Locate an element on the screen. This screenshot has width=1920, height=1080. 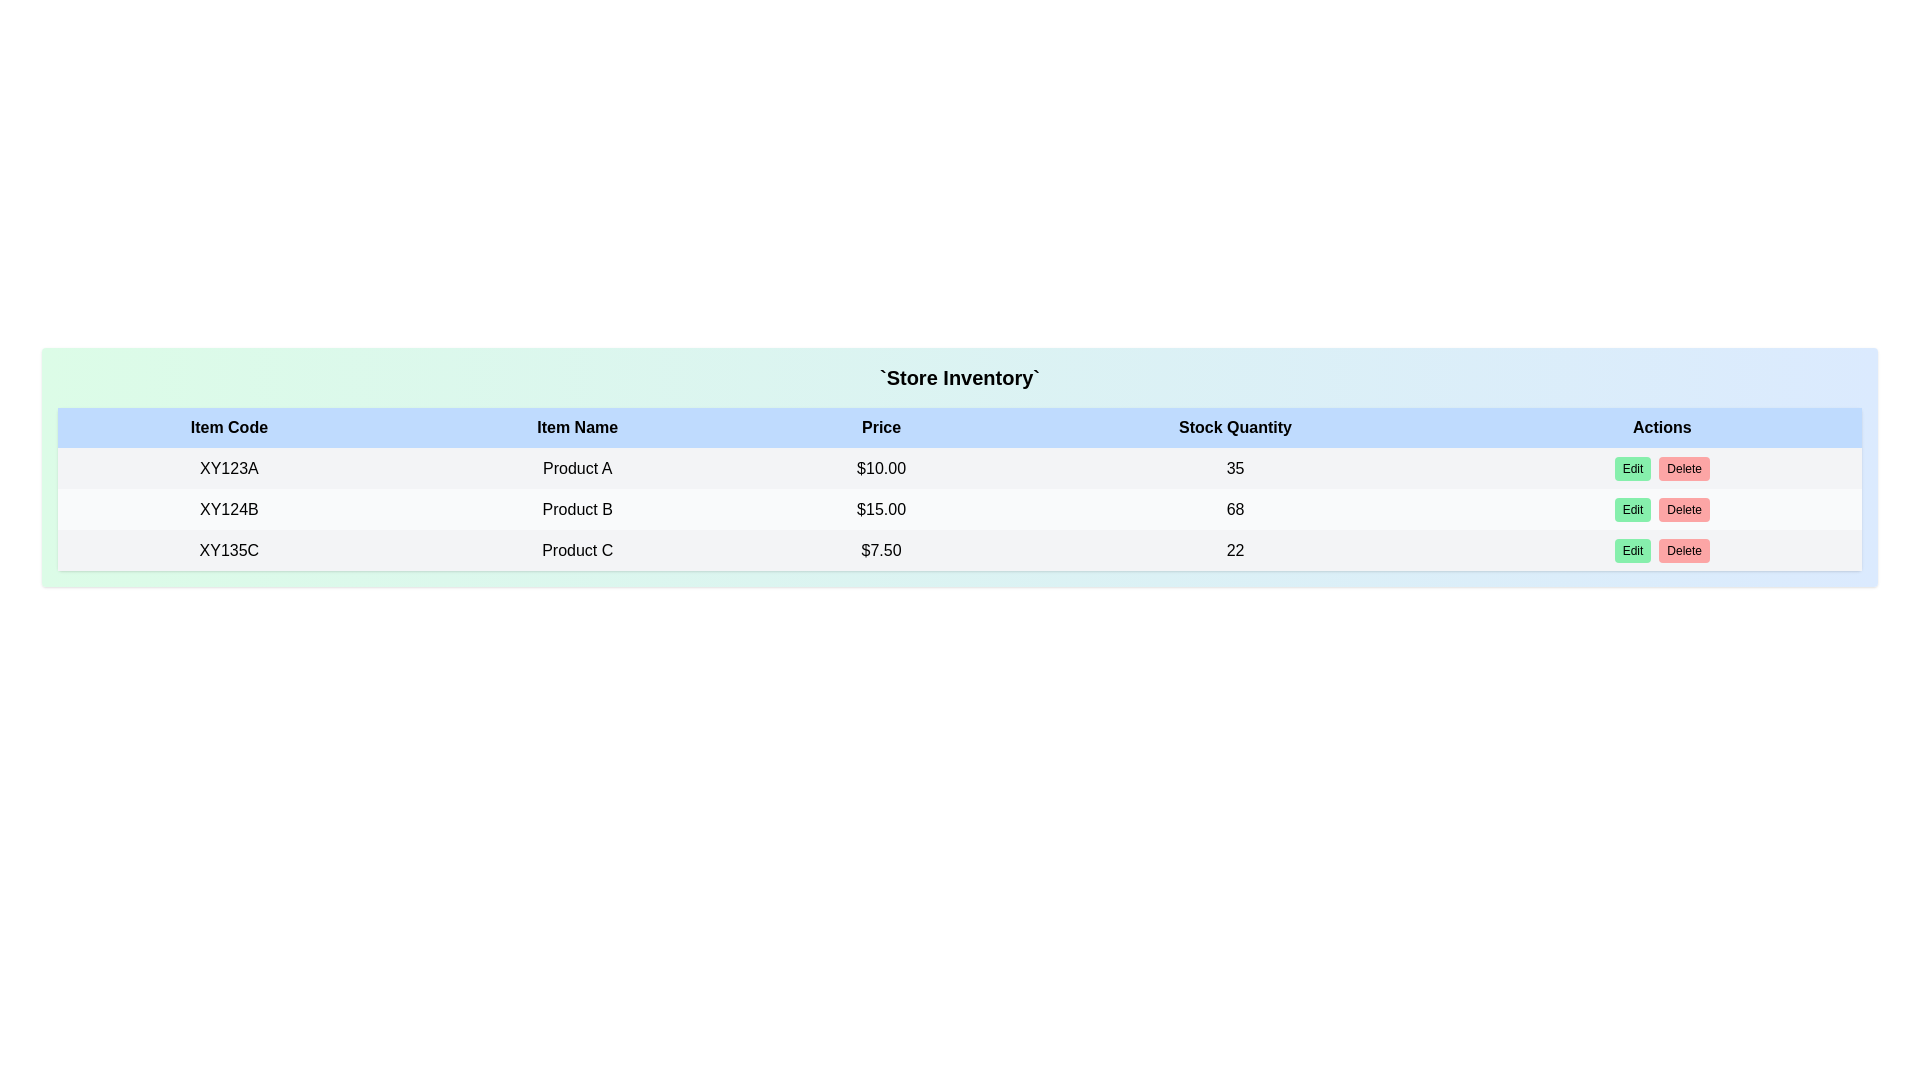
the delete button in the 'Actions' column of the table row containing 'XY124B' is located at coordinates (1683, 508).